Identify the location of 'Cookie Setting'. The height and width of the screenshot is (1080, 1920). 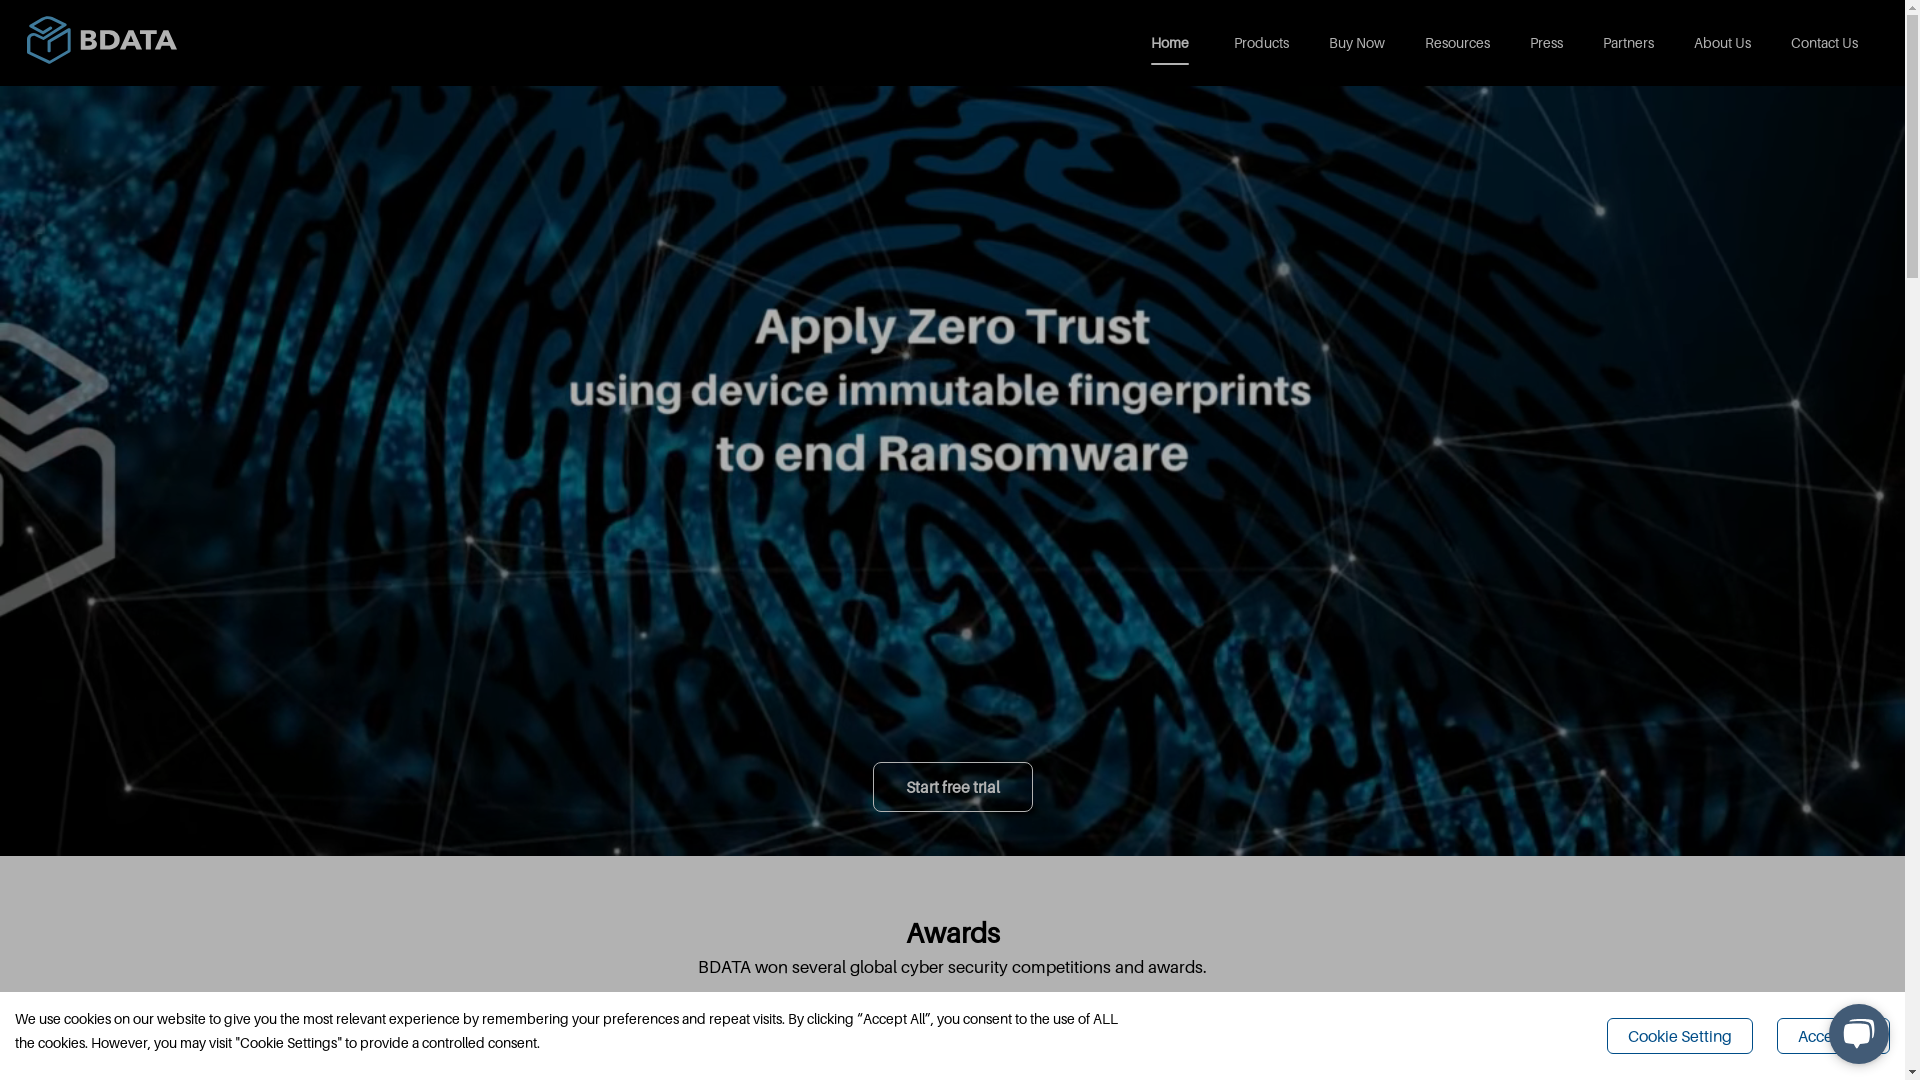
(1680, 1035).